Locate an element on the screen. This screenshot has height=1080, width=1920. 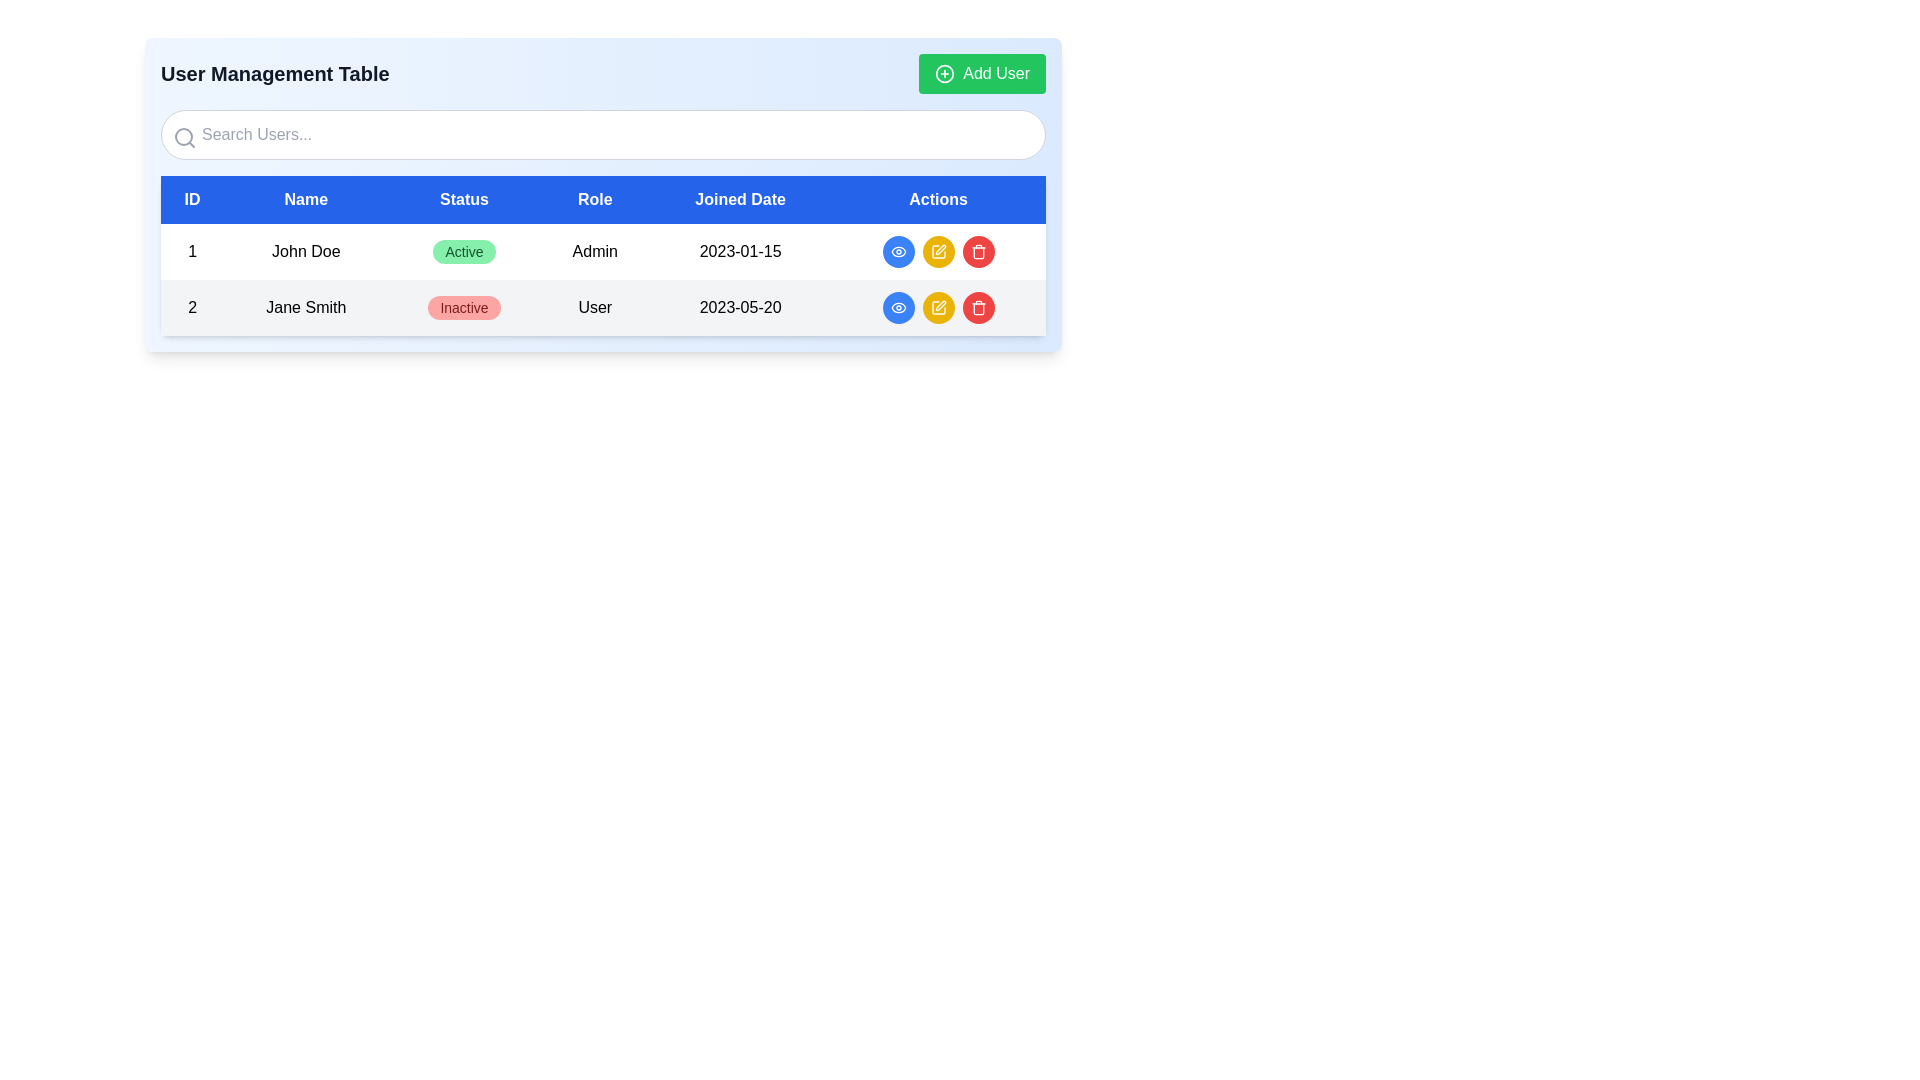
the delete icon button located at the bottom-right corner of the user management table is located at coordinates (978, 308).